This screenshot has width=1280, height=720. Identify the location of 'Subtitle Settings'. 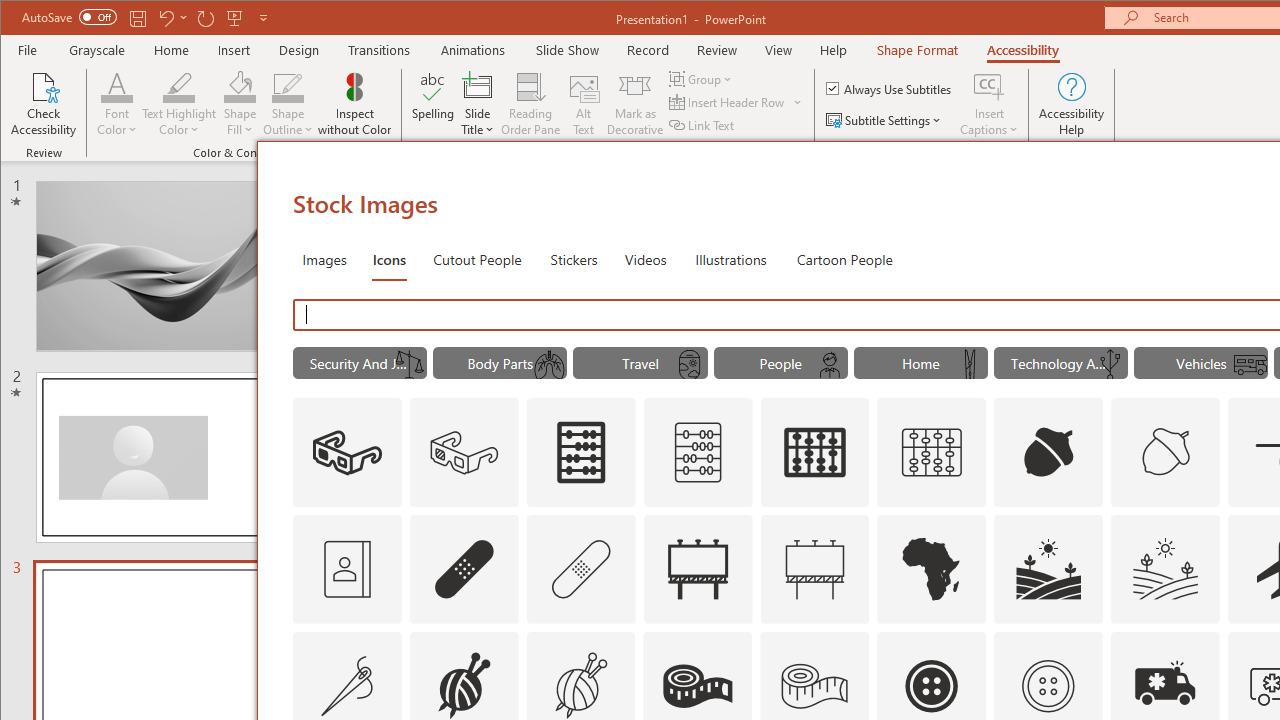
(884, 120).